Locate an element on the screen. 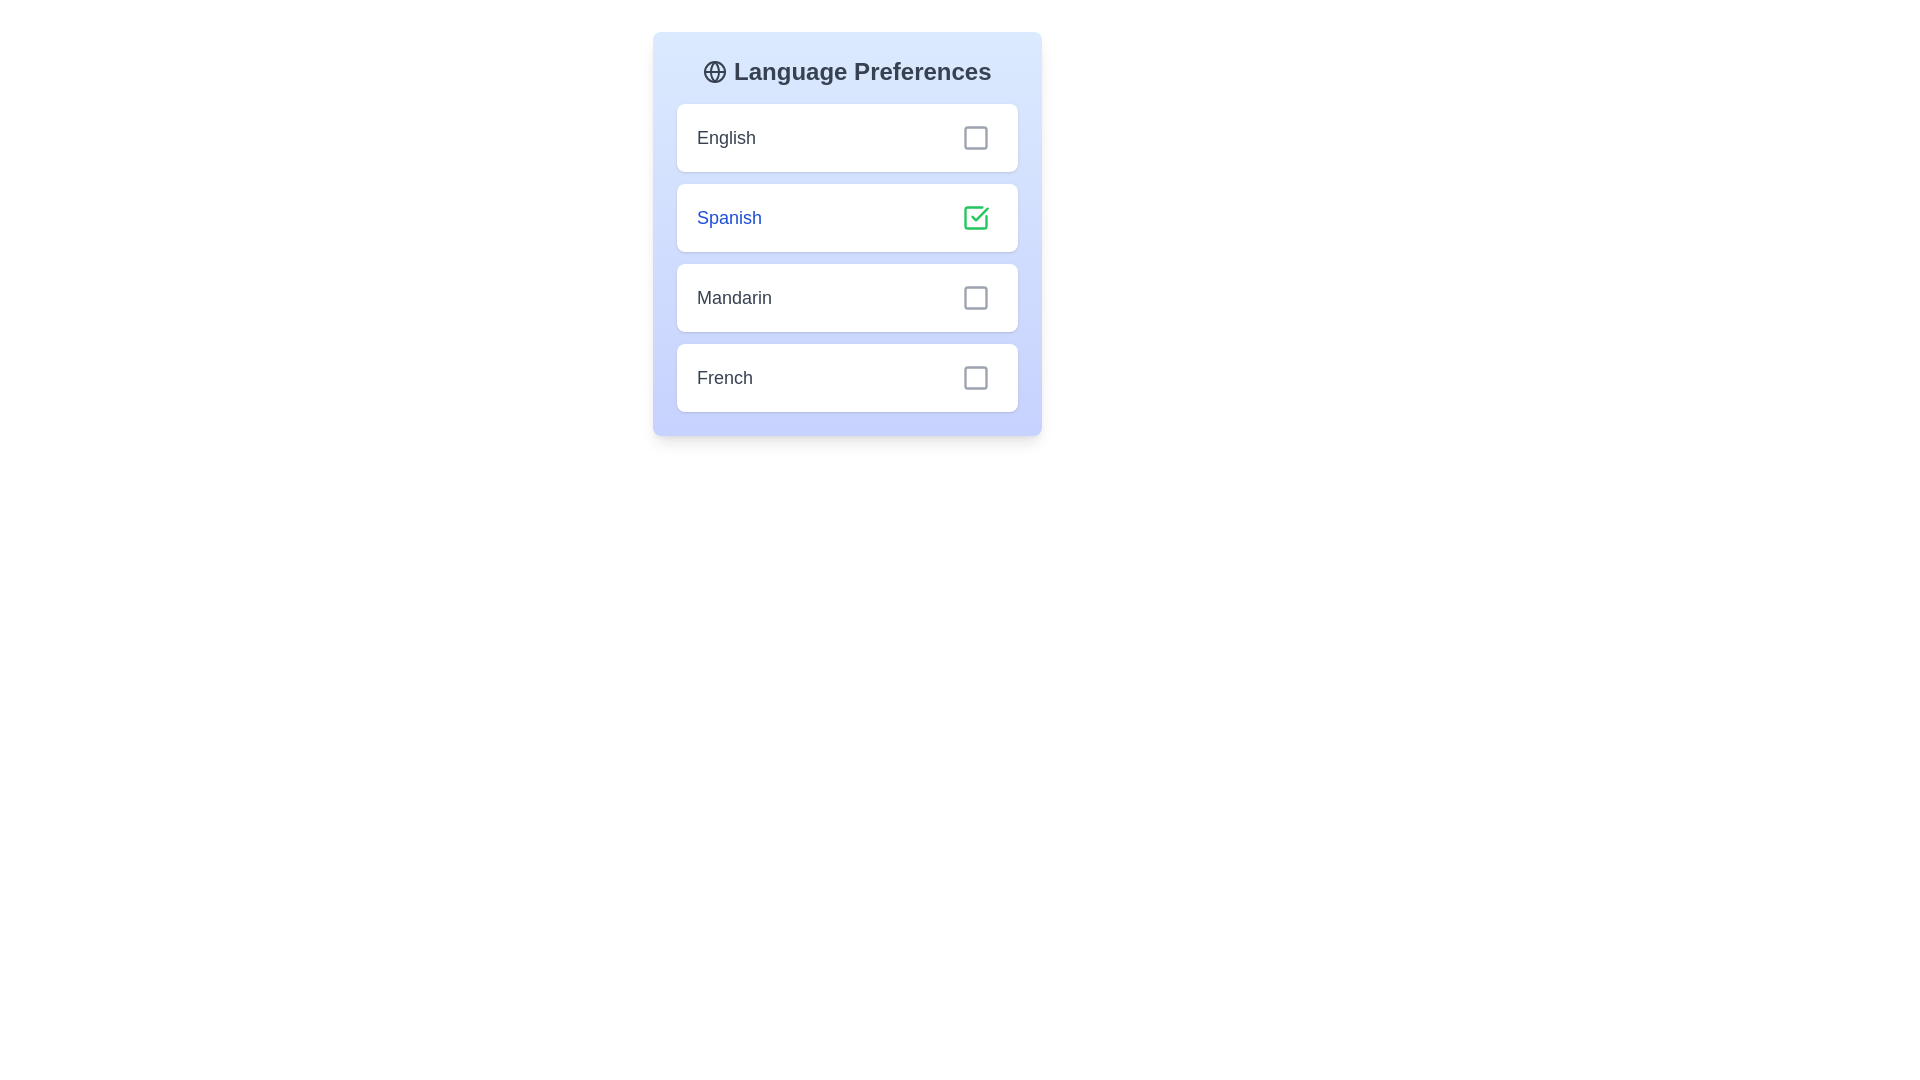 The width and height of the screenshot is (1920, 1080). the bolded text heading 'Language Preferences' that is styled in 'gray-700' color on a light blue gradient background, located at the top center of the content area is located at coordinates (847, 71).